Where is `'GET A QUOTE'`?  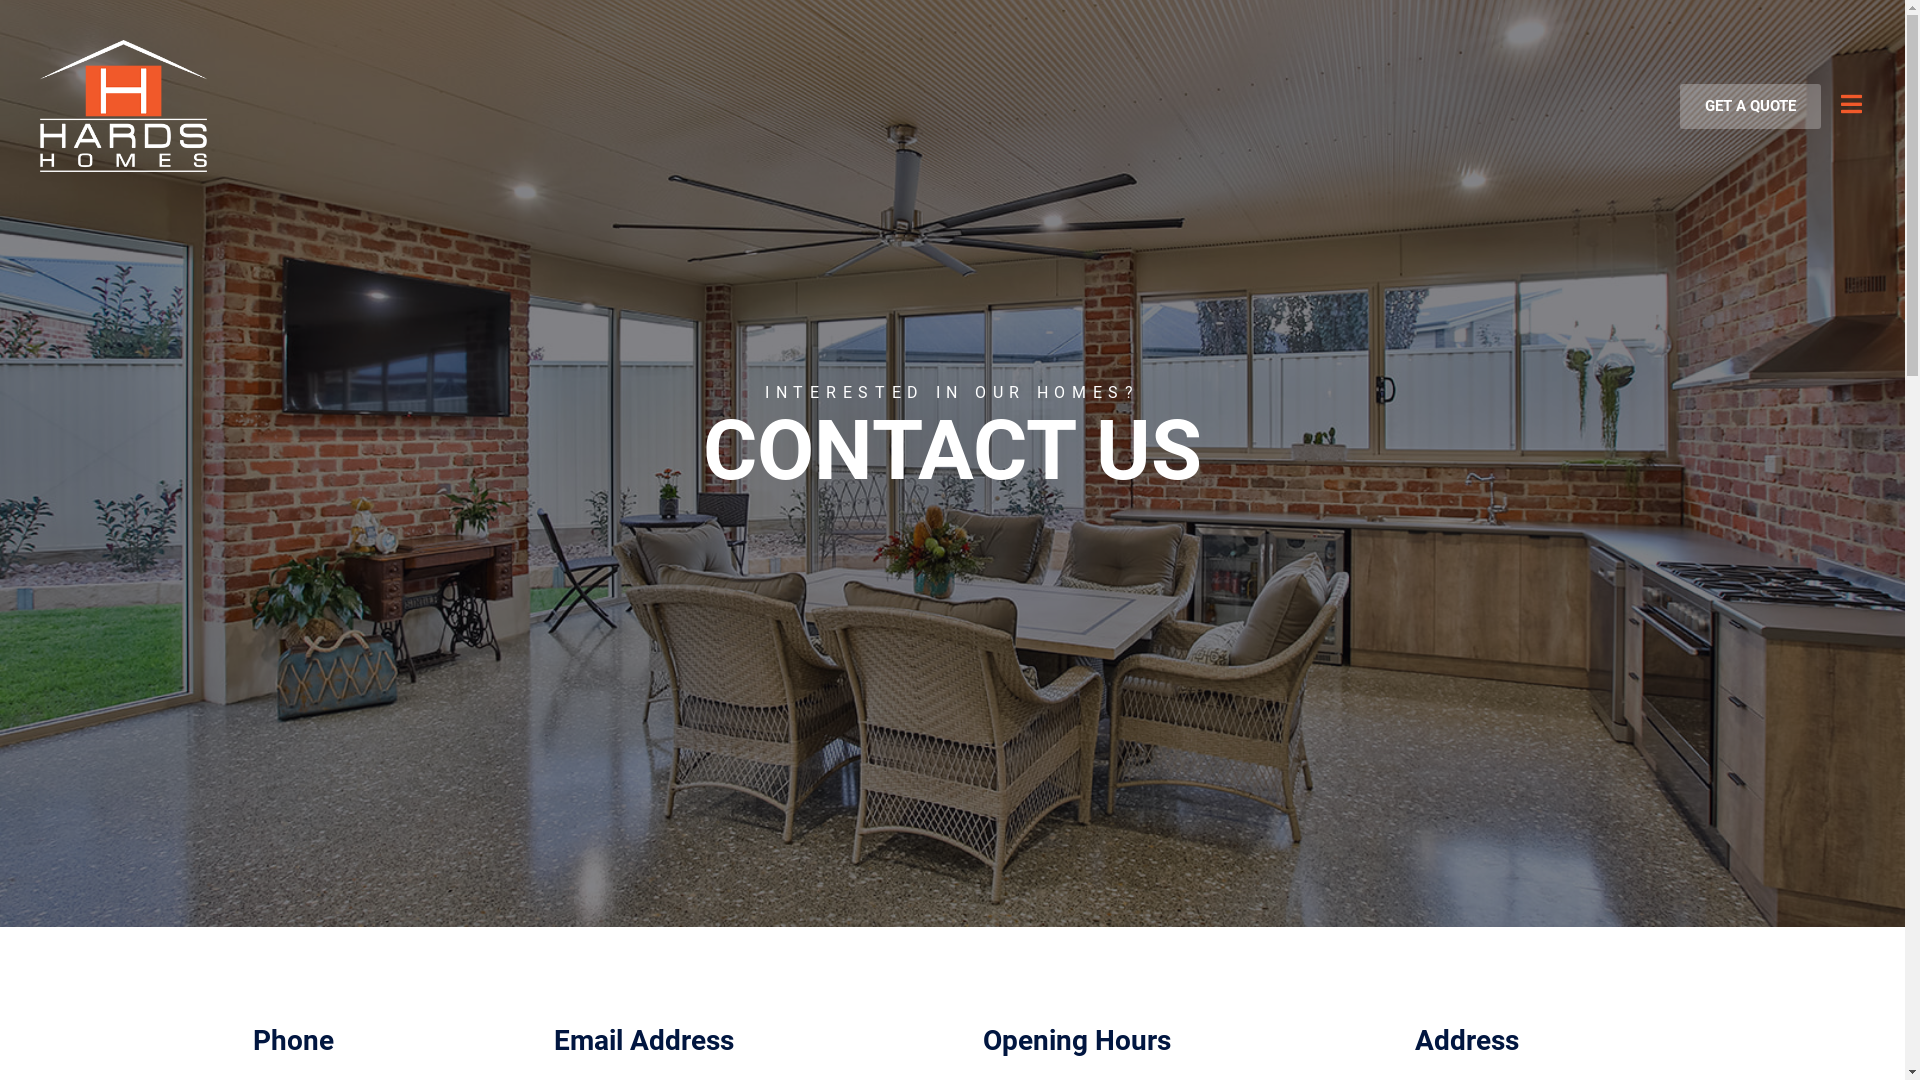 'GET A QUOTE' is located at coordinates (1749, 106).